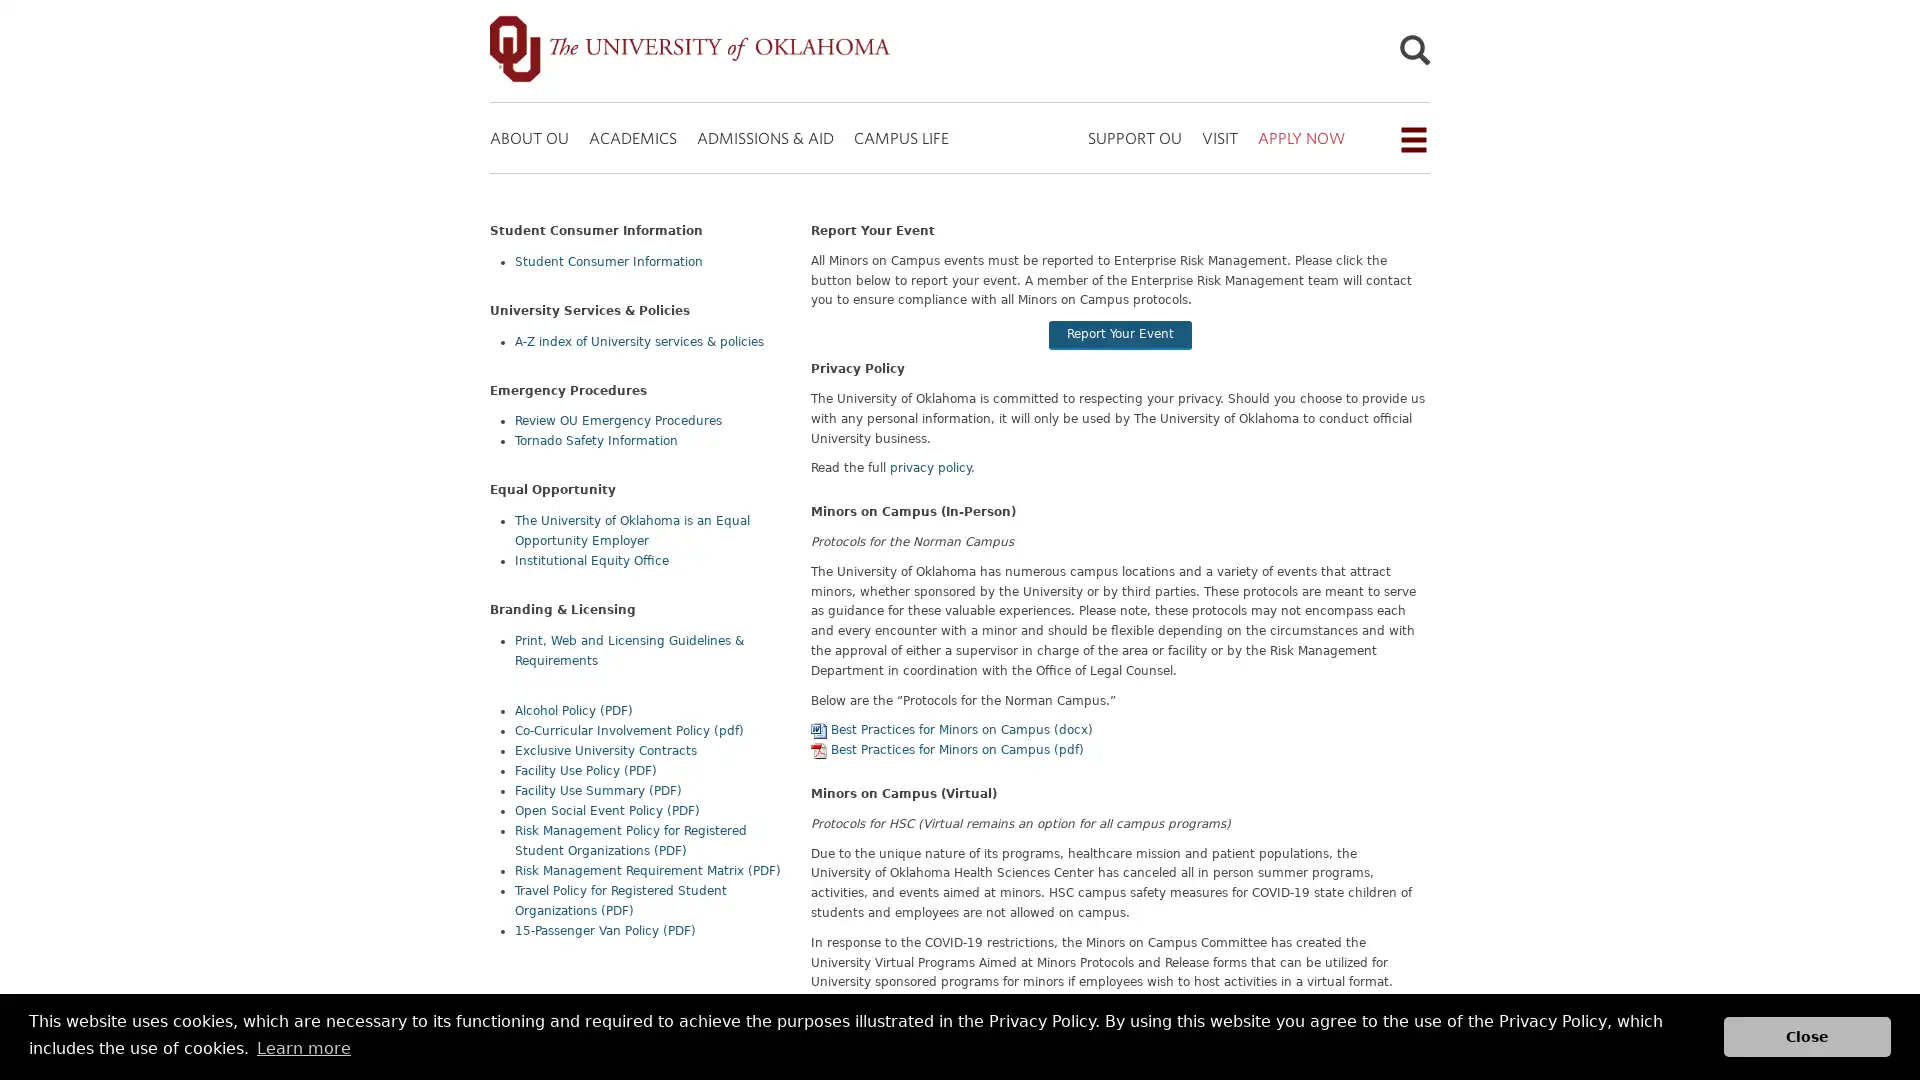 The width and height of the screenshot is (1920, 1080). I want to click on Open the navigation menu for additional navigation options, so click(1411, 138).